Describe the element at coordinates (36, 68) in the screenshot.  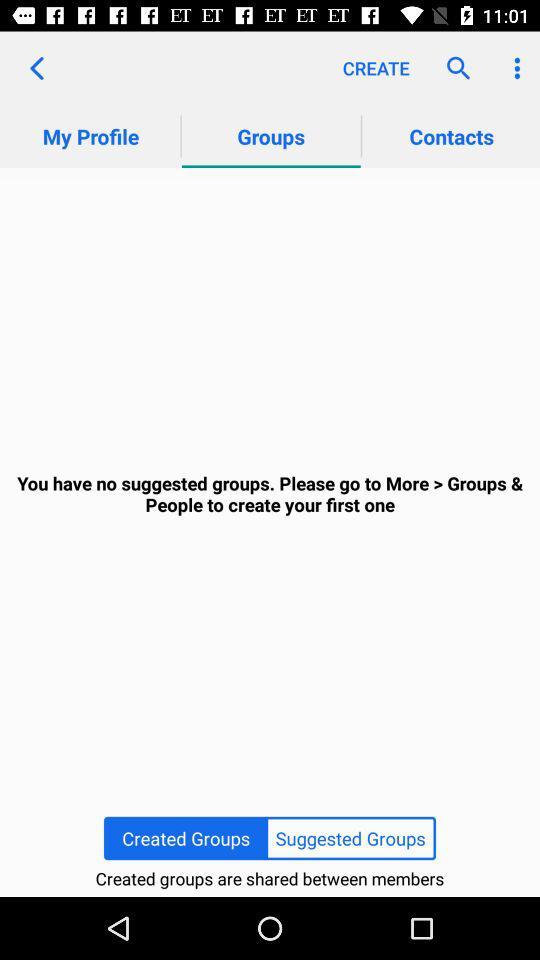
I see `app above my profile app` at that location.